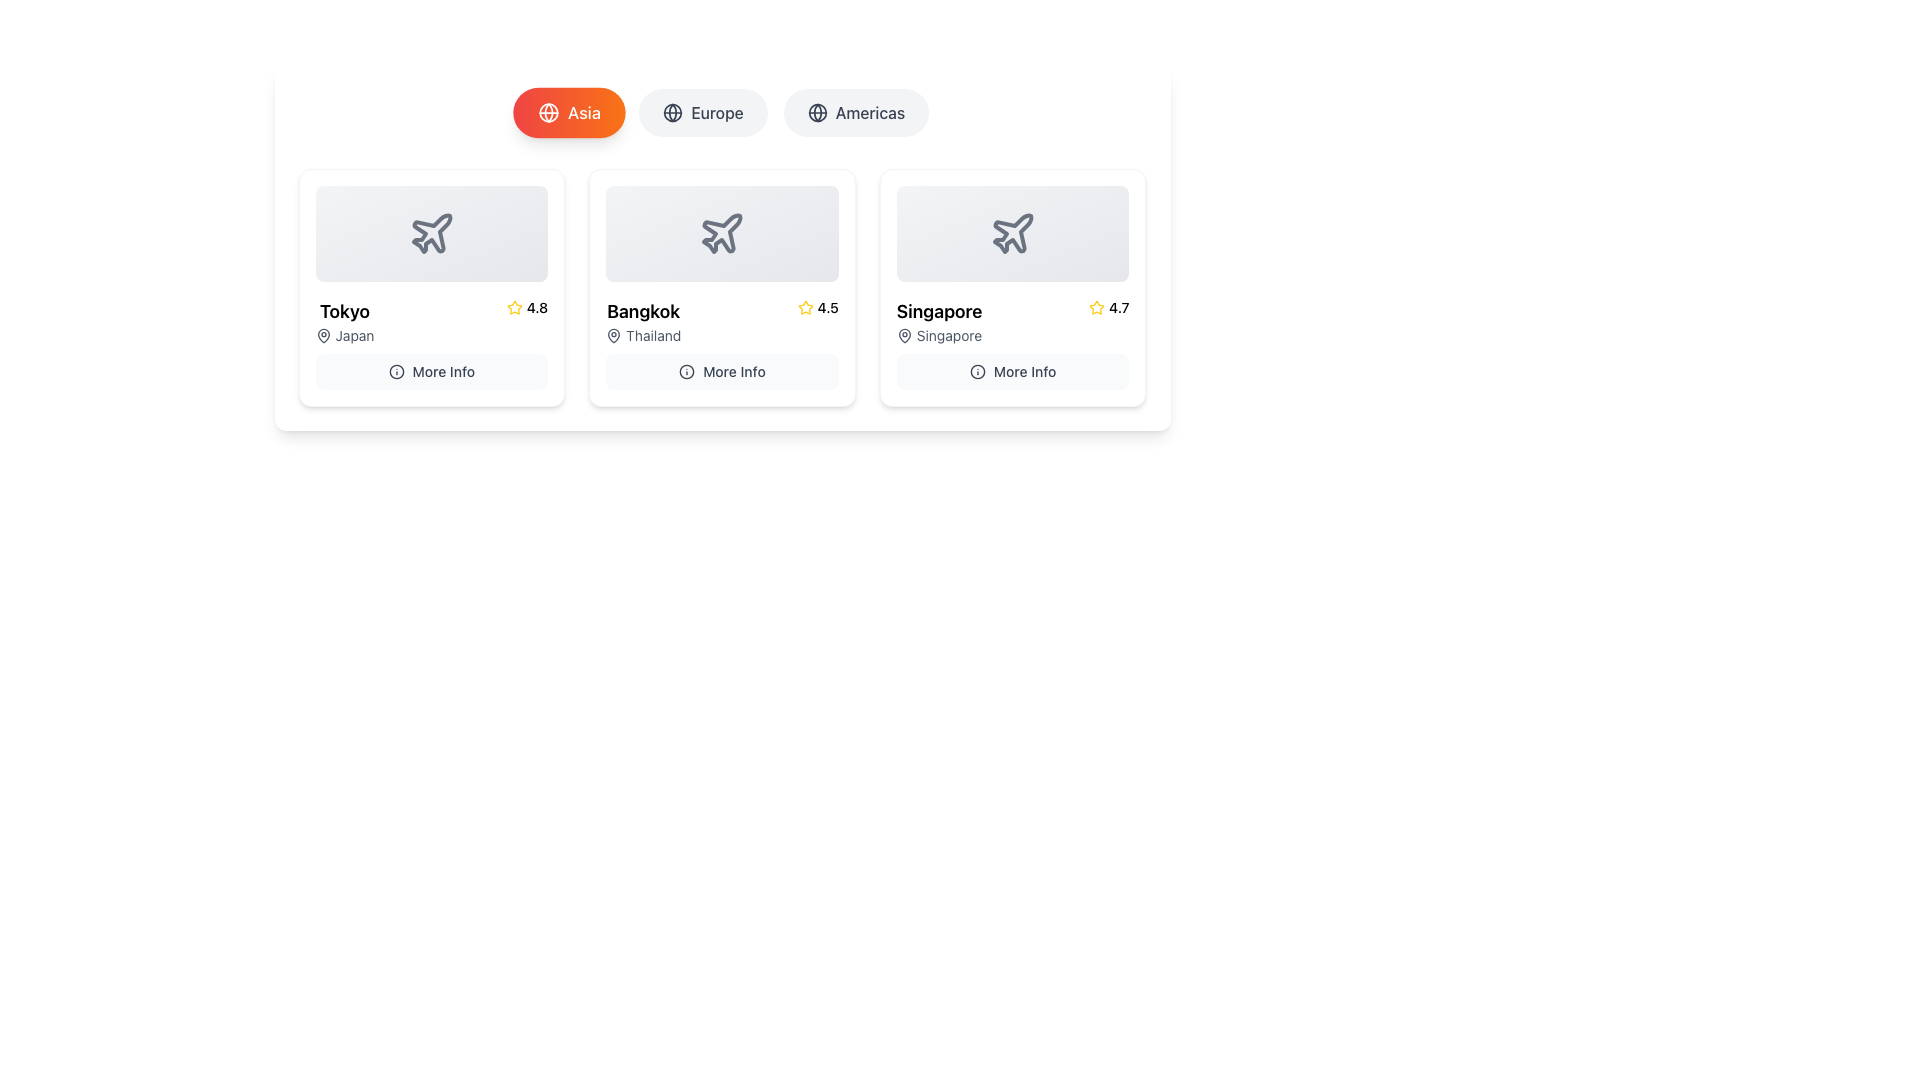 Image resolution: width=1920 pixels, height=1080 pixels. What do you see at coordinates (828, 308) in the screenshot?
I see `the text label displaying '4.5' that indicates a rating, which is aligned with a yellow star icon on its left, within the Bangkok destination card` at bounding box center [828, 308].